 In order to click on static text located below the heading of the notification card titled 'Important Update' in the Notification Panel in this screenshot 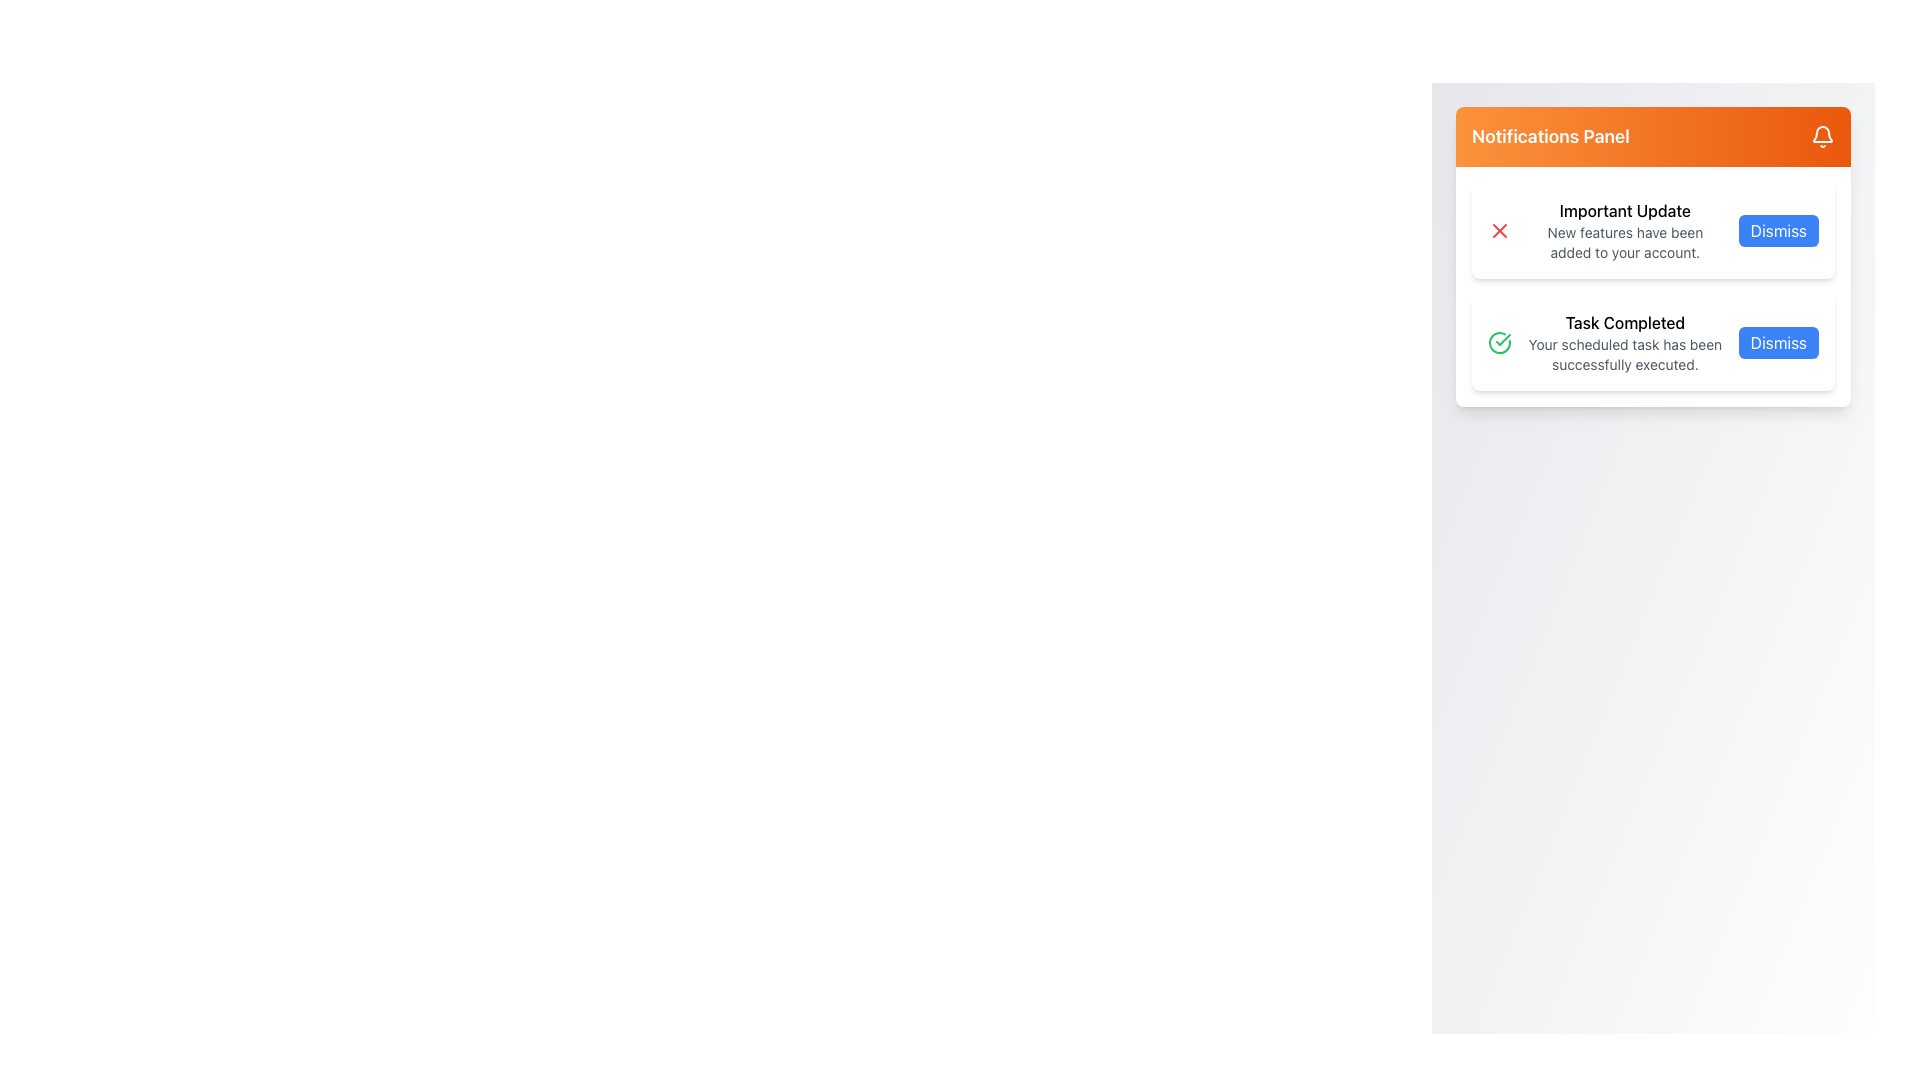, I will do `click(1625, 242)`.